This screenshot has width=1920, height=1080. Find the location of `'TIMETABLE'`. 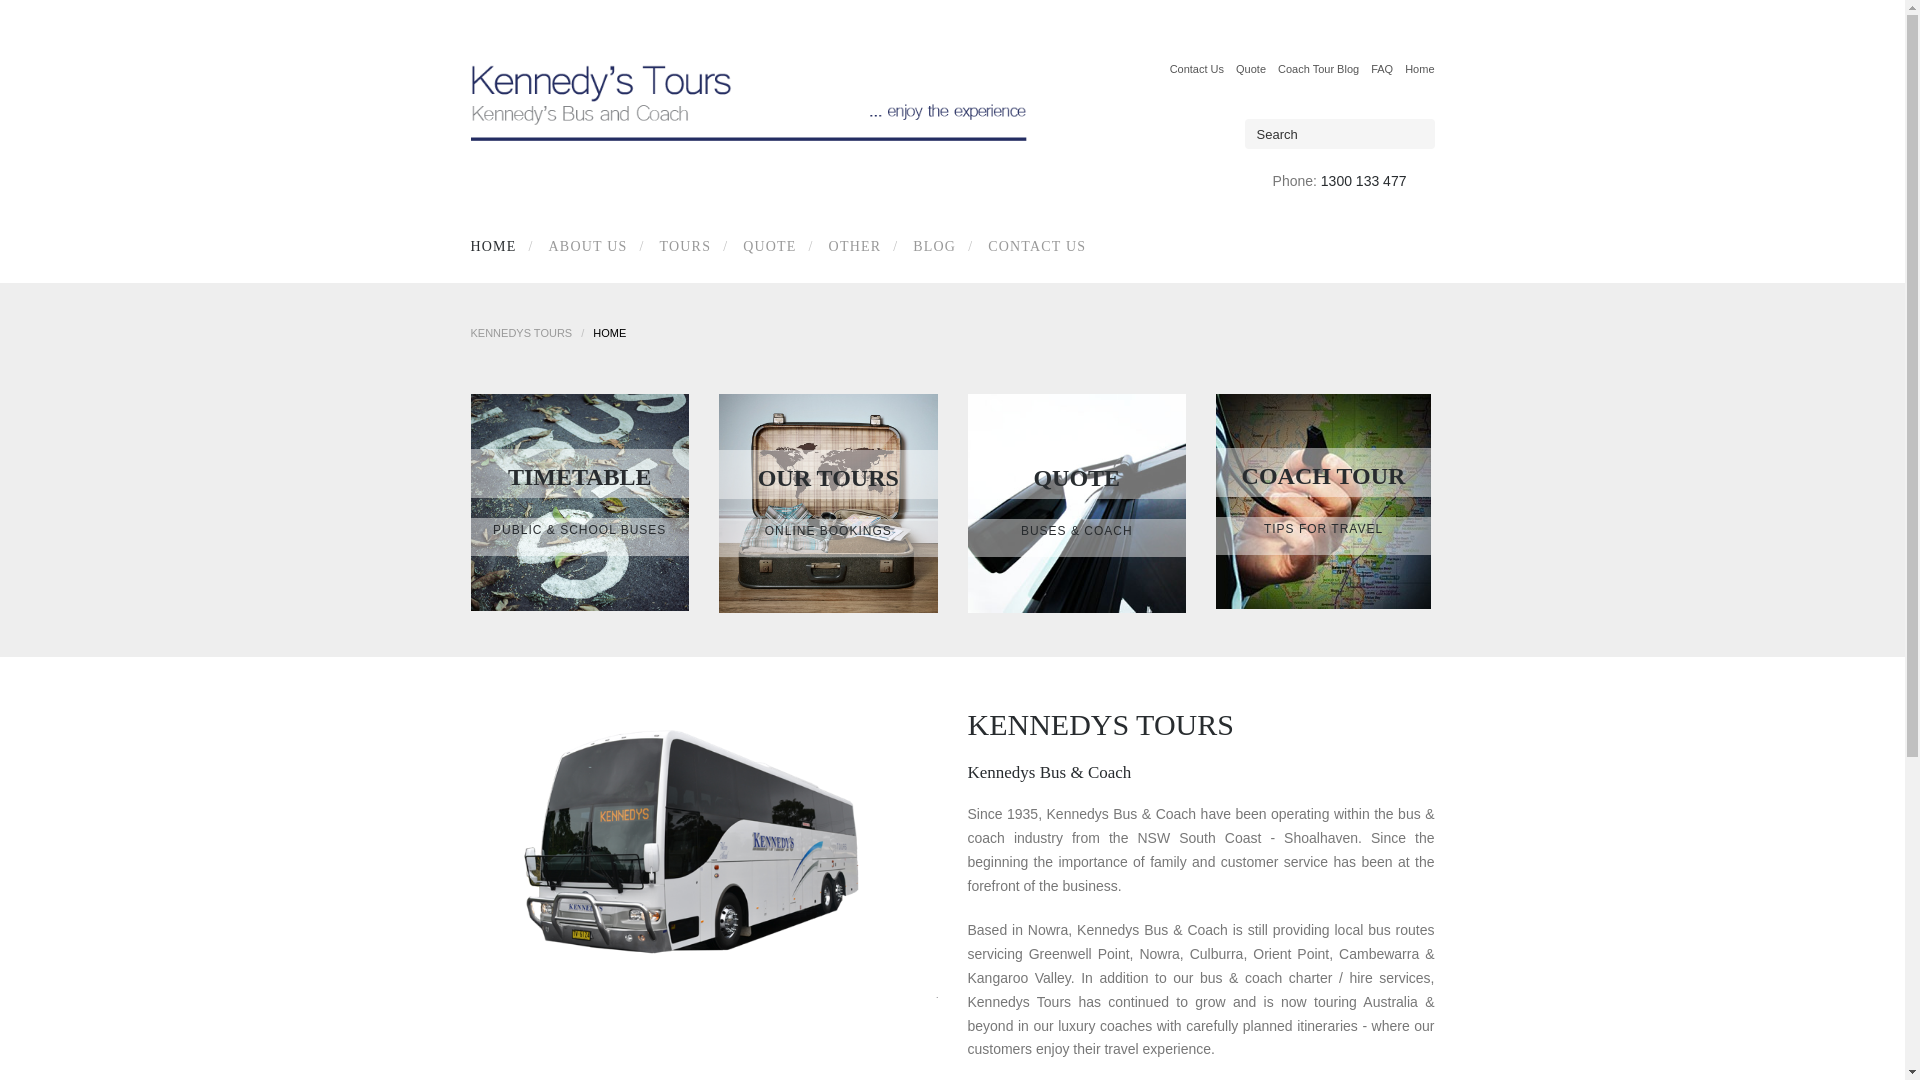

'TIMETABLE' is located at coordinates (578, 477).